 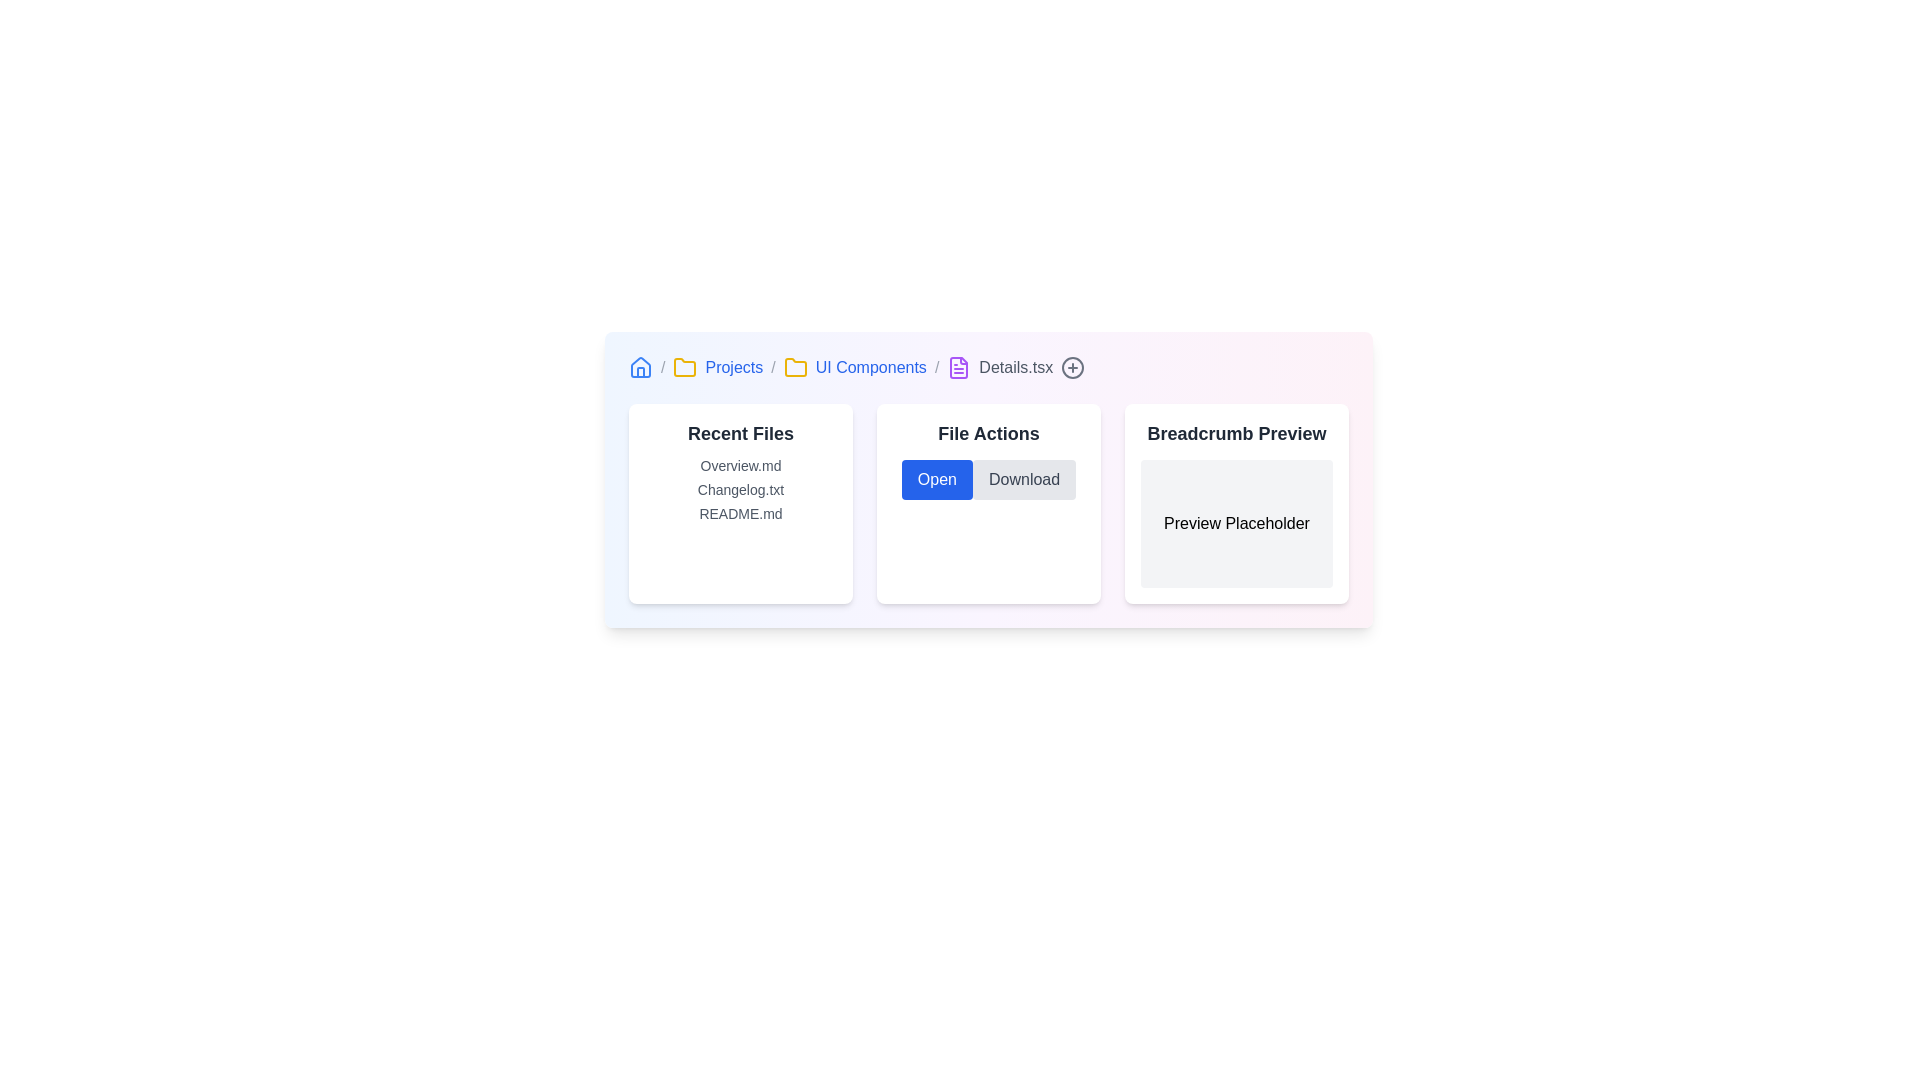 What do you see at coordinates (1072, 367) in the screenshot?
I see `the circular button with a plus icon, styled in gray, located at the end of the breadcrumb navigation after 'Details.tsx'` at bounding box center [1072, 367].